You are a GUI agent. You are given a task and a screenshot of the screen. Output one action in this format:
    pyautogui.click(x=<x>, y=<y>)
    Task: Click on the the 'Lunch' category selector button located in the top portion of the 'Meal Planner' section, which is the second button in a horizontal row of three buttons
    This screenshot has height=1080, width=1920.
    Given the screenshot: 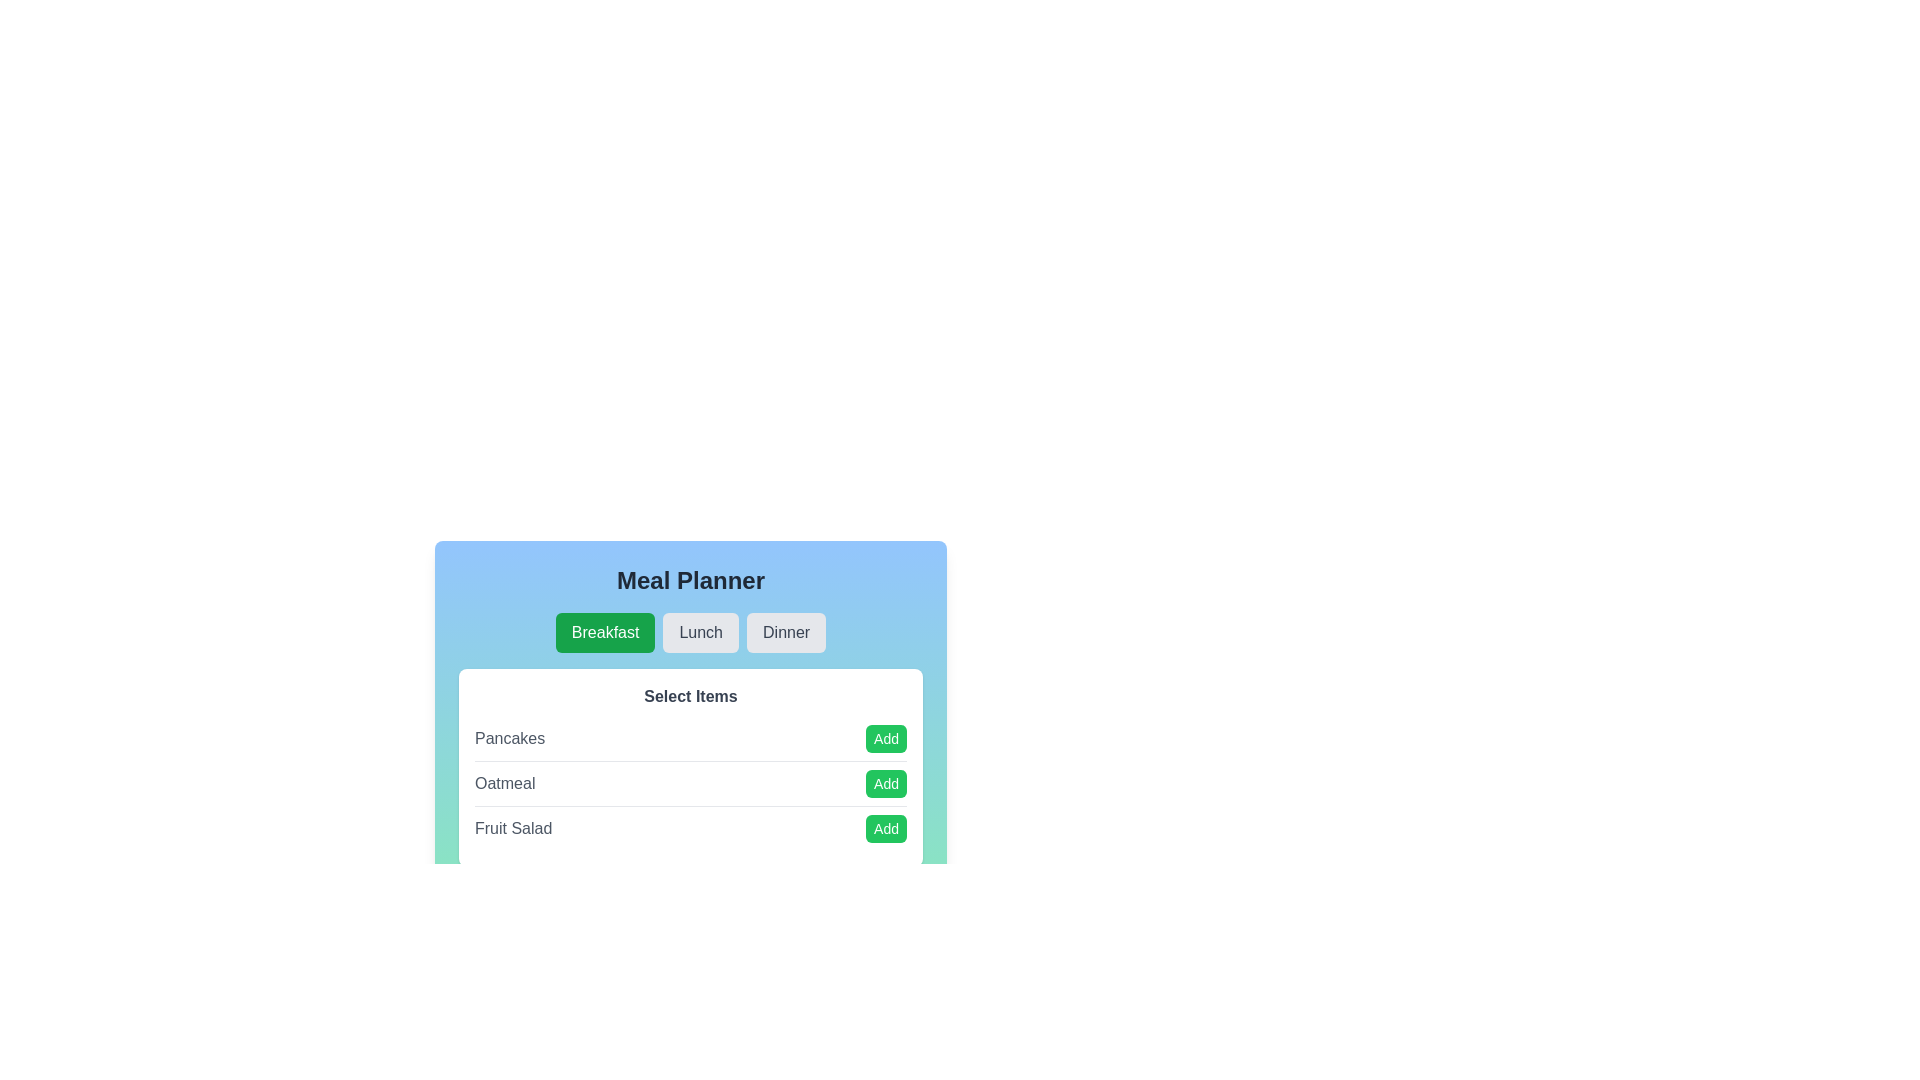 What is the action you would take?
    pyautogui.click(x=701, y=632)
    